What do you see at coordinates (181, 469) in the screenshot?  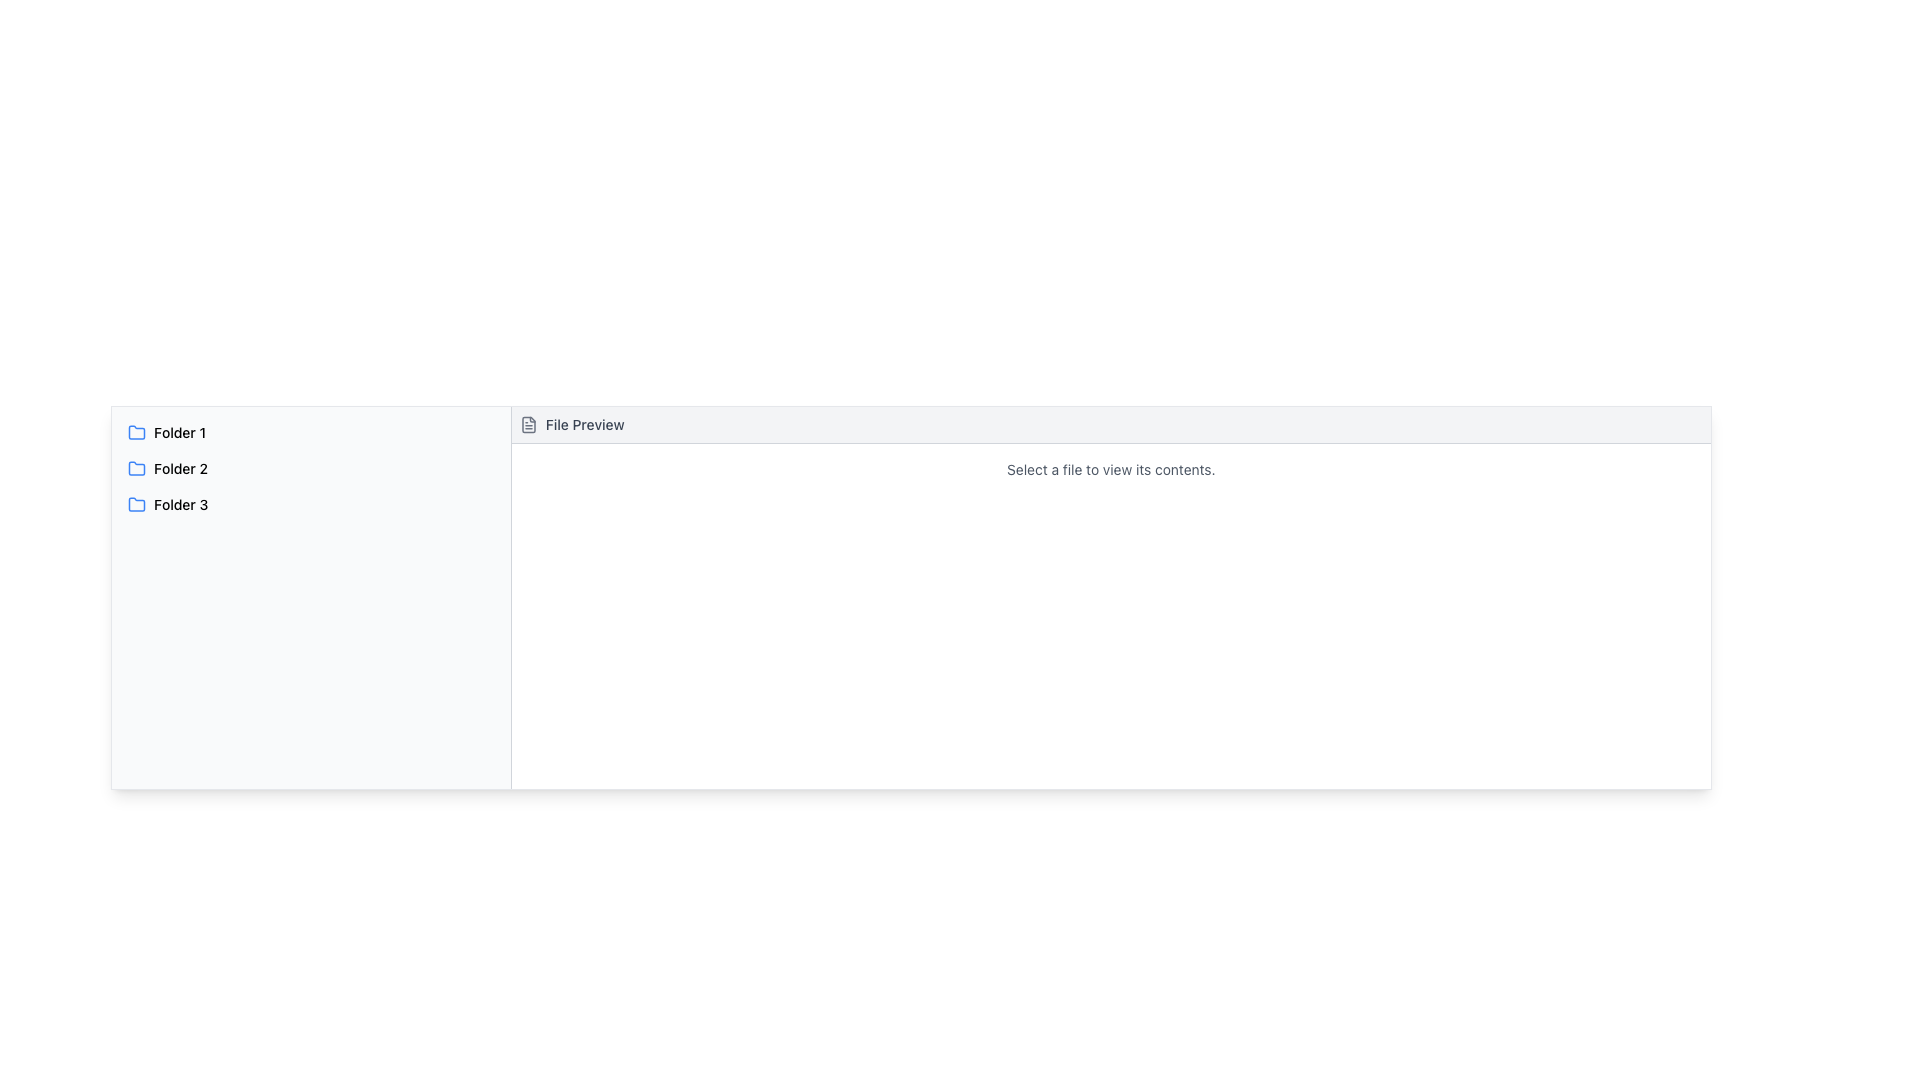 I see `the text label displaying 'Folder 2', which is part of a vertically arranged list of folder entries, located between 'Folder 1' and 'Folder 3'` at bounding box center [181, 469].